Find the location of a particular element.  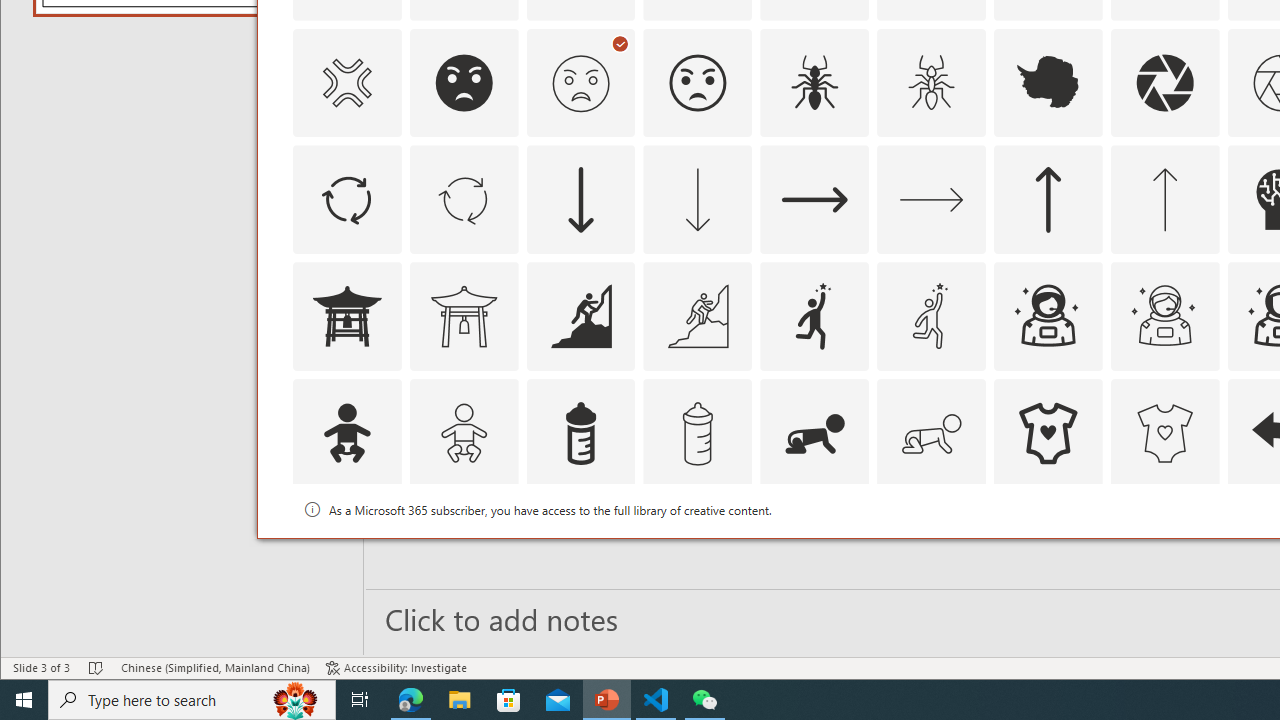

'AutomationID: Icons_BabyOnesie' is located at coordinates (1047, 433).